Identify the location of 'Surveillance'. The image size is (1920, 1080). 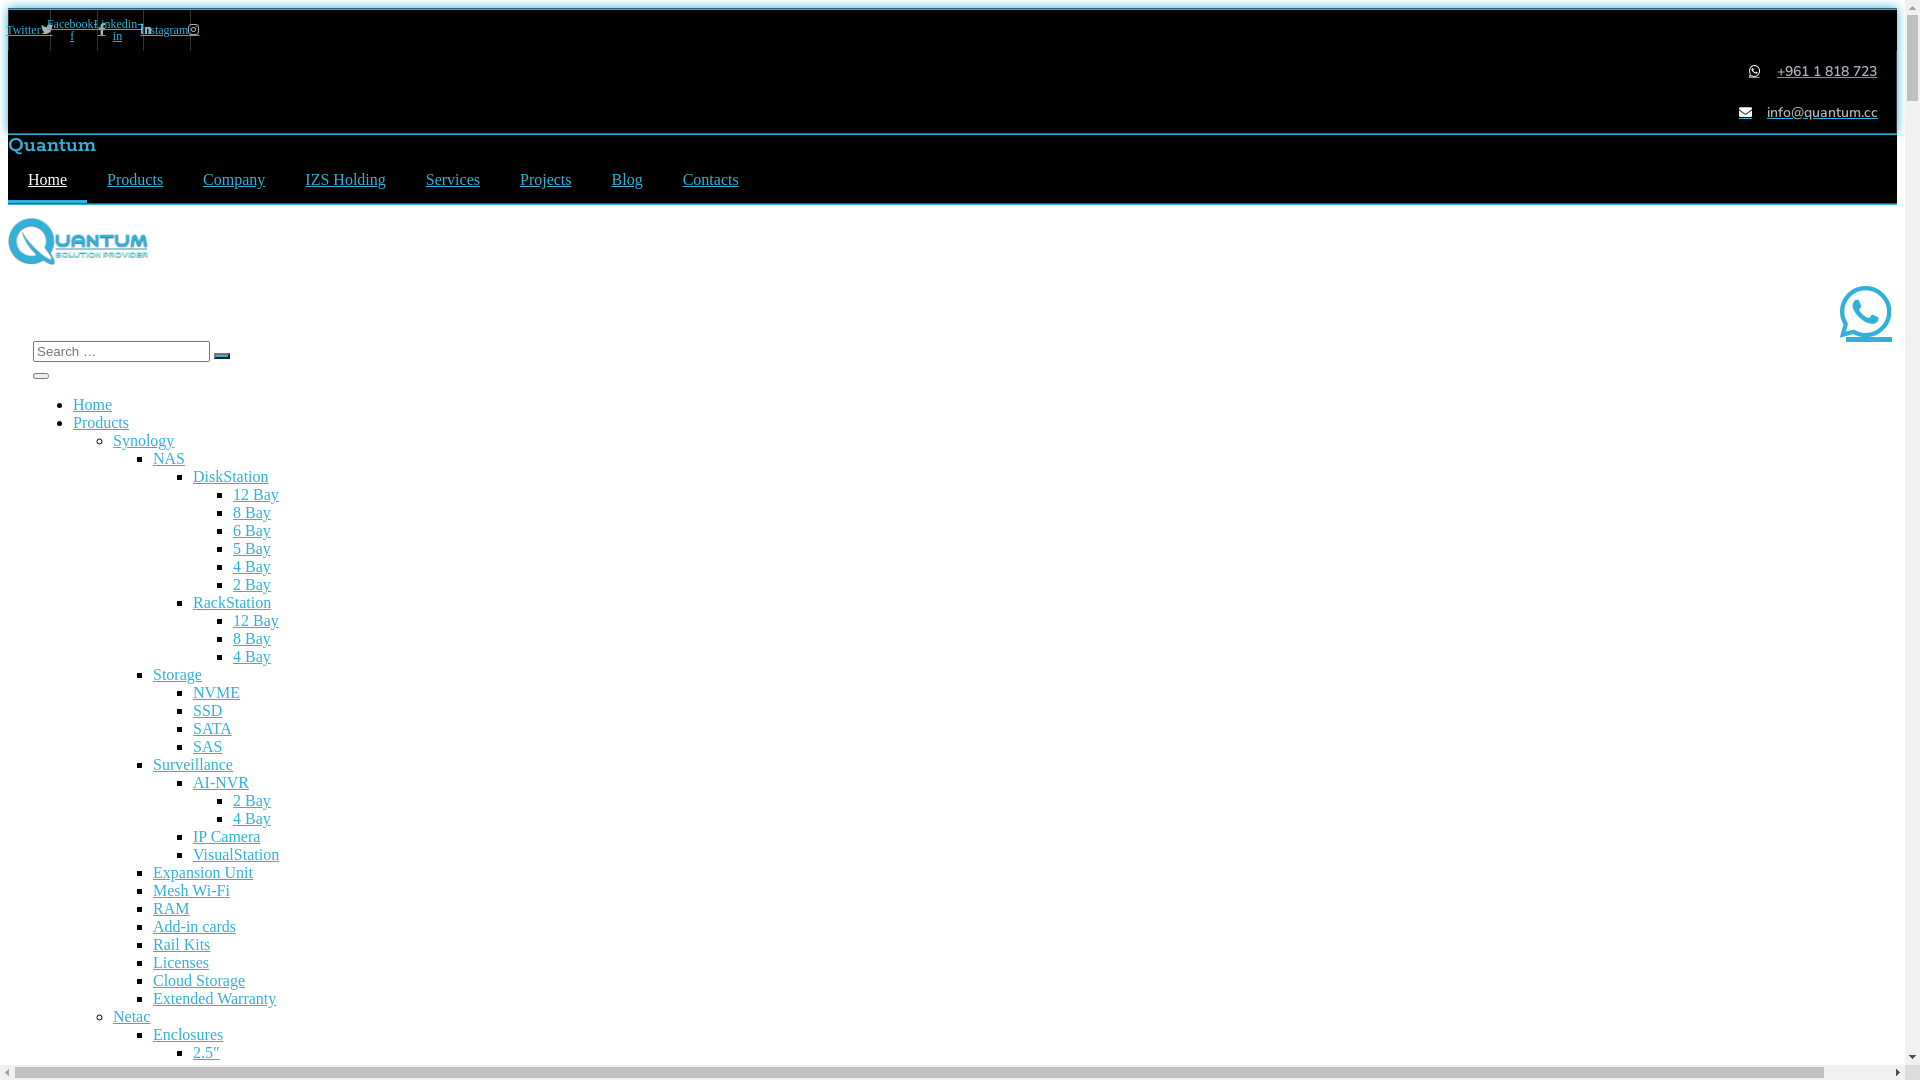
(192, 764).